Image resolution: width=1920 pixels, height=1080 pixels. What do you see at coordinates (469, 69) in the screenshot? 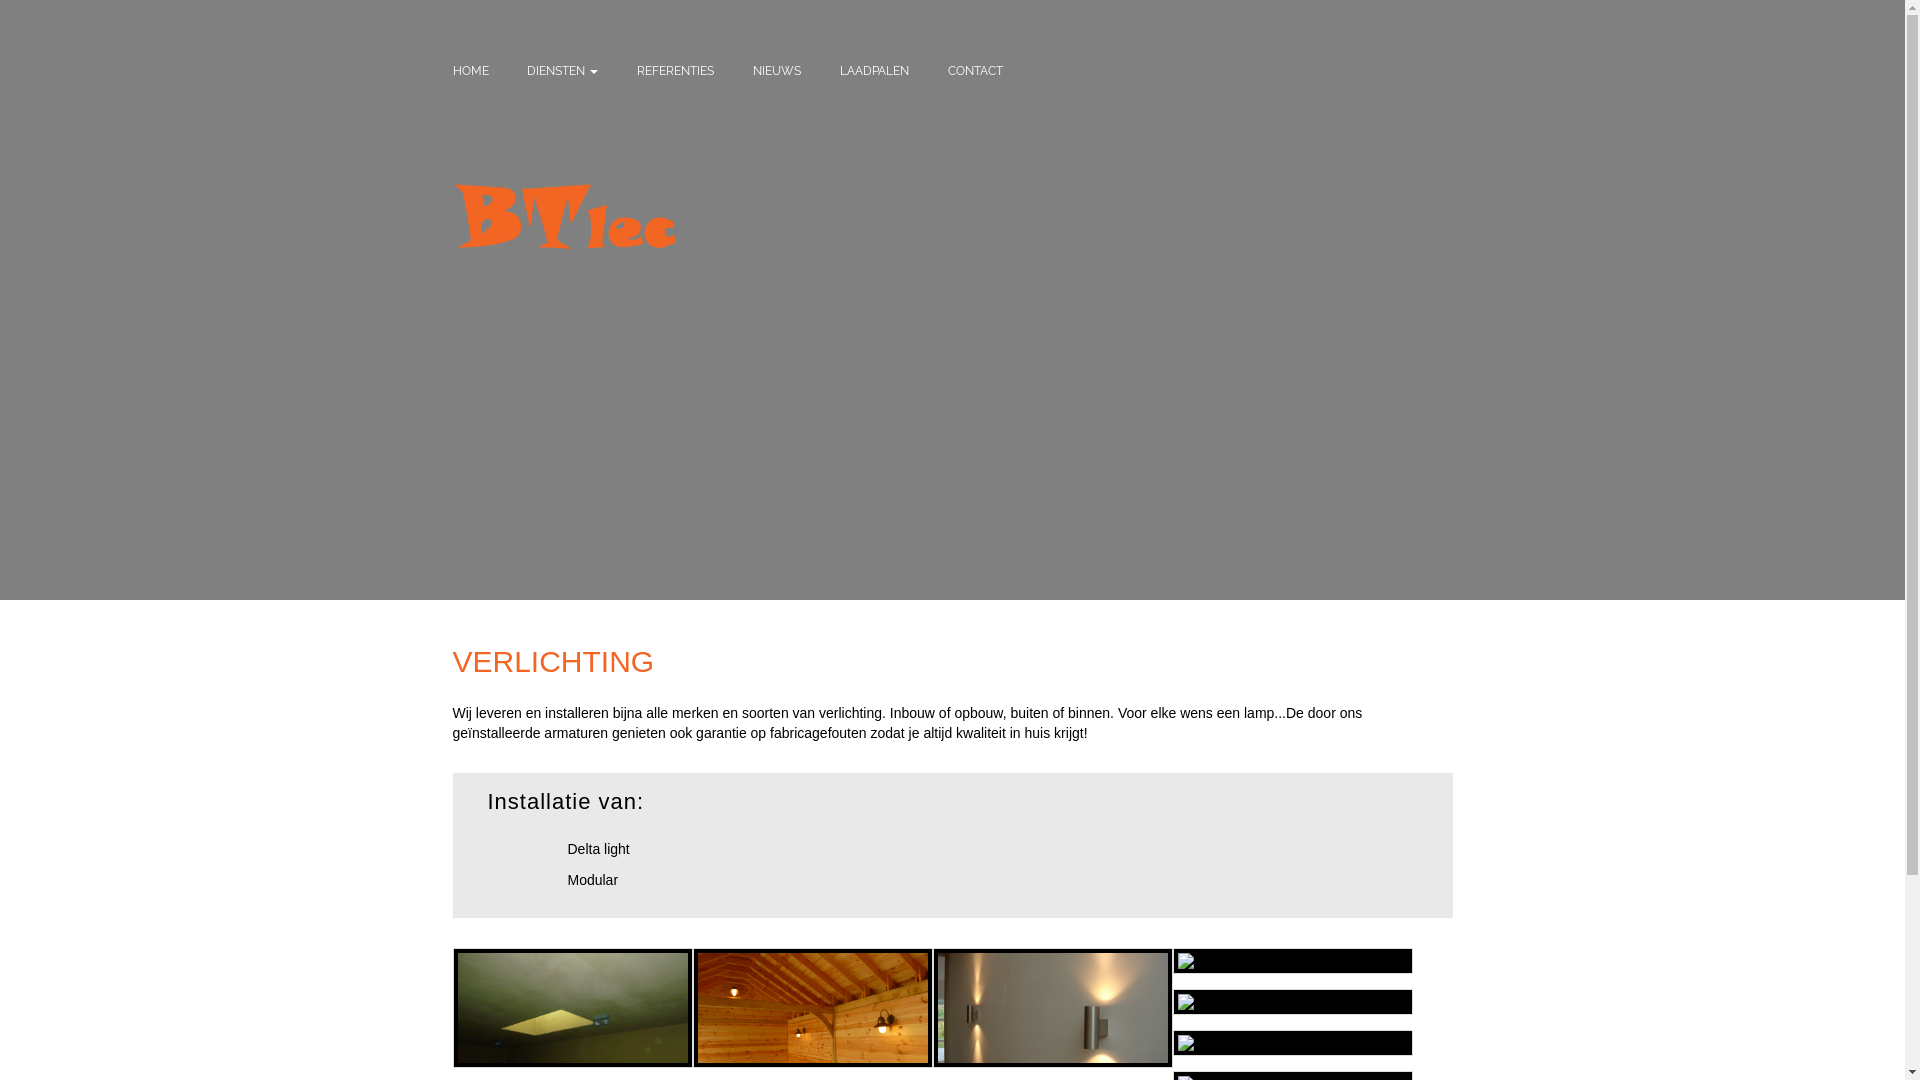
I see `'HOME'` at bounding box center [469, 69].